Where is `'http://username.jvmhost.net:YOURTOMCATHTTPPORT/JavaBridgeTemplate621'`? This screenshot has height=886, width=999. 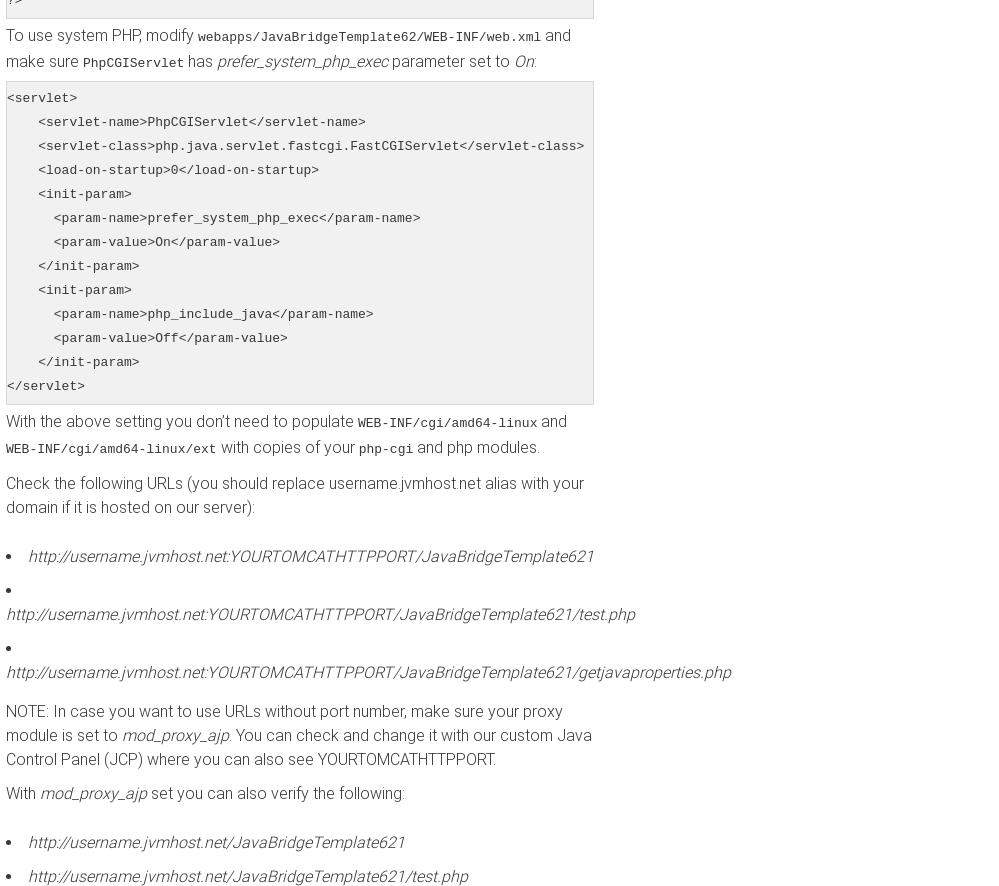
'http://username.jvmhost.net:YOURTOMCATHTTPPORT/JavaBridgeTemplate621' is located at coordinates (309, 556).